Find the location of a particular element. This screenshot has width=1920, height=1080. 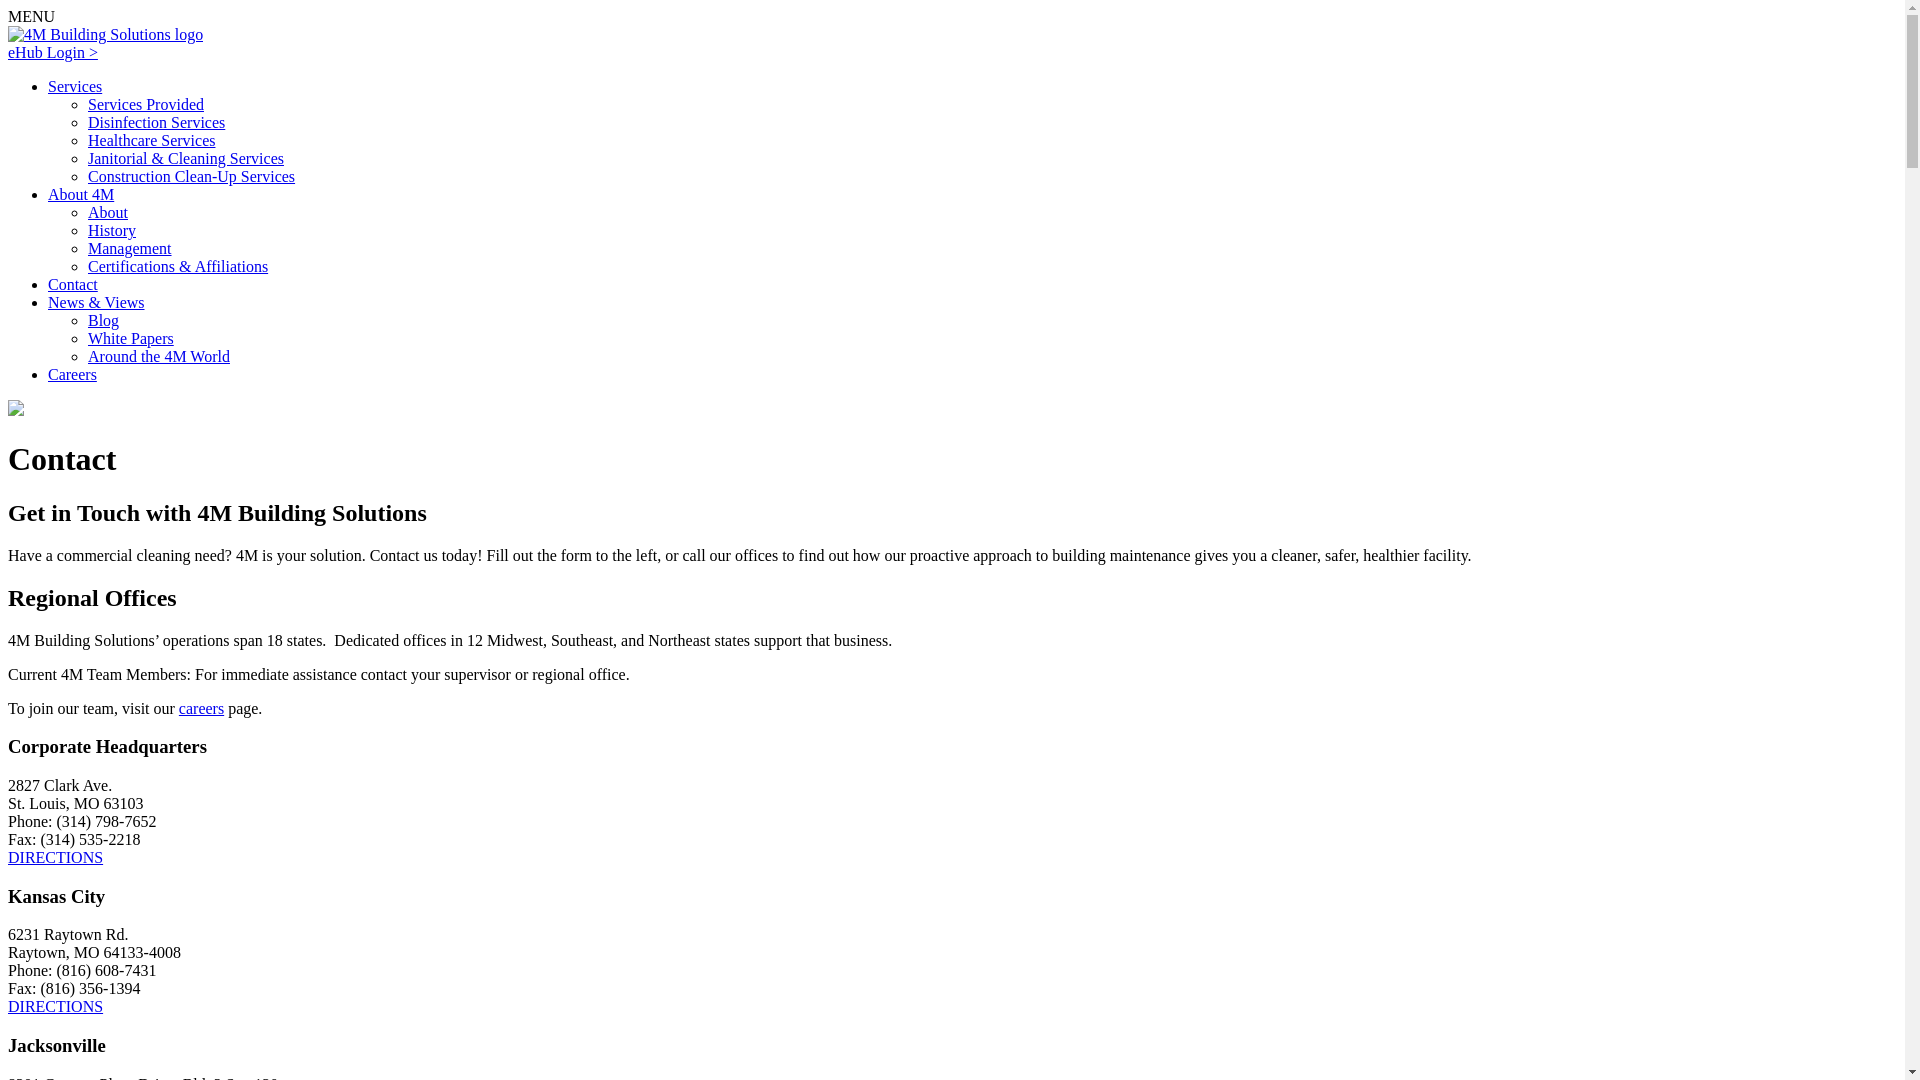

'eHub Login >' is located at coordinates (52, 51).